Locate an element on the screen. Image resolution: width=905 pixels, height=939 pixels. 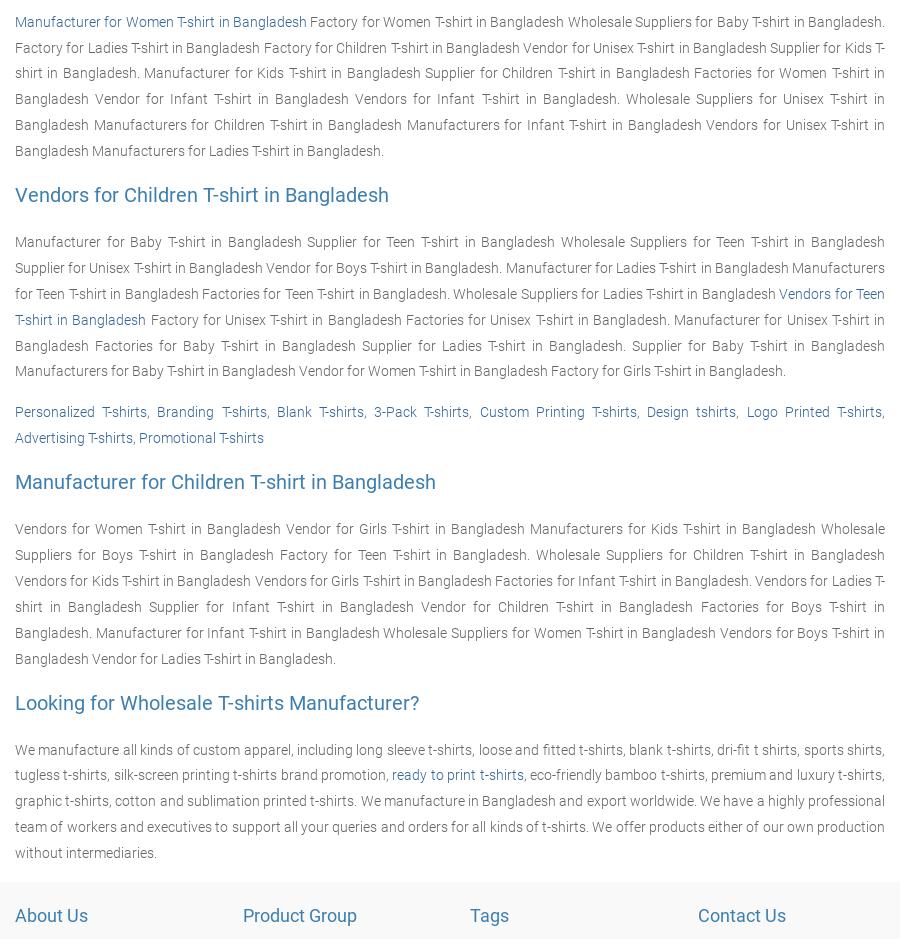
'Branding T-shirts' is located at coordinates (210, 411).